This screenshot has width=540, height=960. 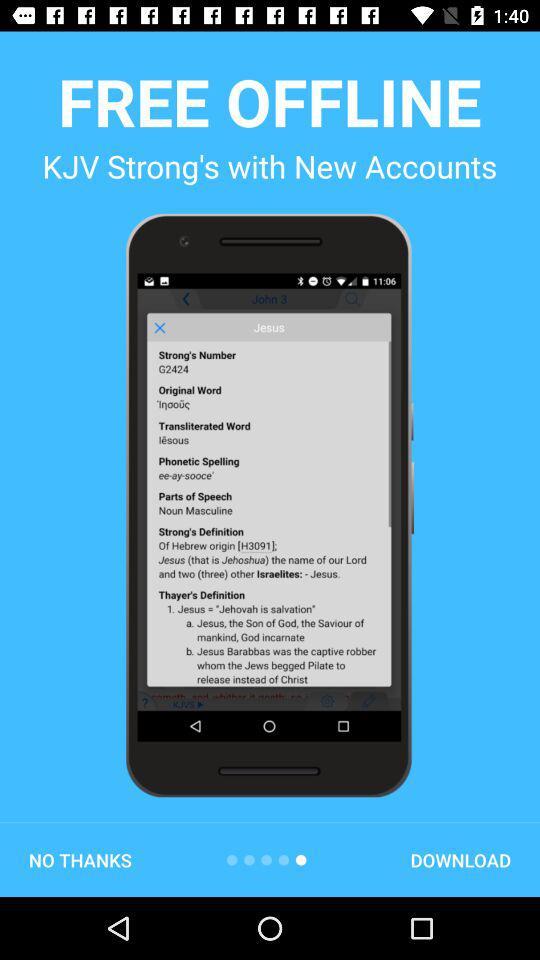 What do you see at coordinates (460, 859) in the screenshot?
I see `download item` at bounding box center [460, 859].